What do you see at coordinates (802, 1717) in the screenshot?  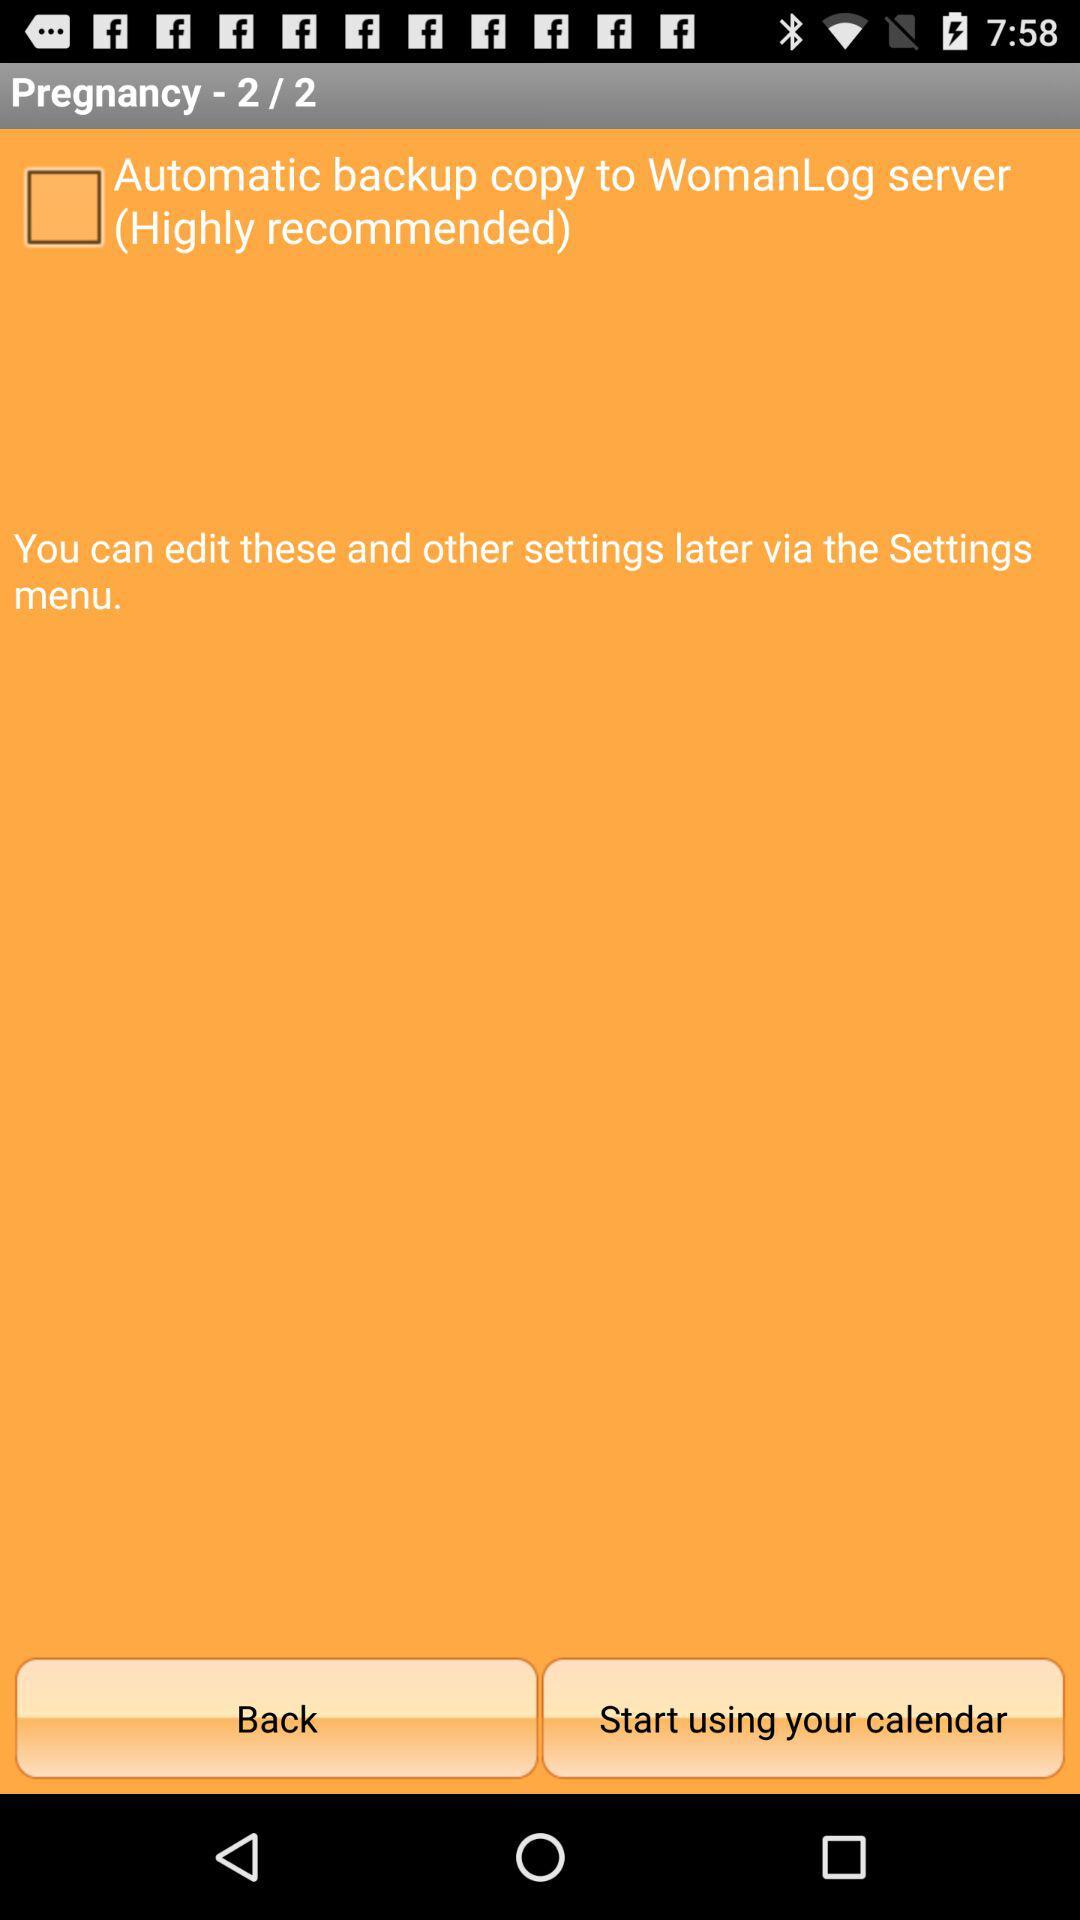 I see `the start using your icon` at bounding box center [802, 1717].